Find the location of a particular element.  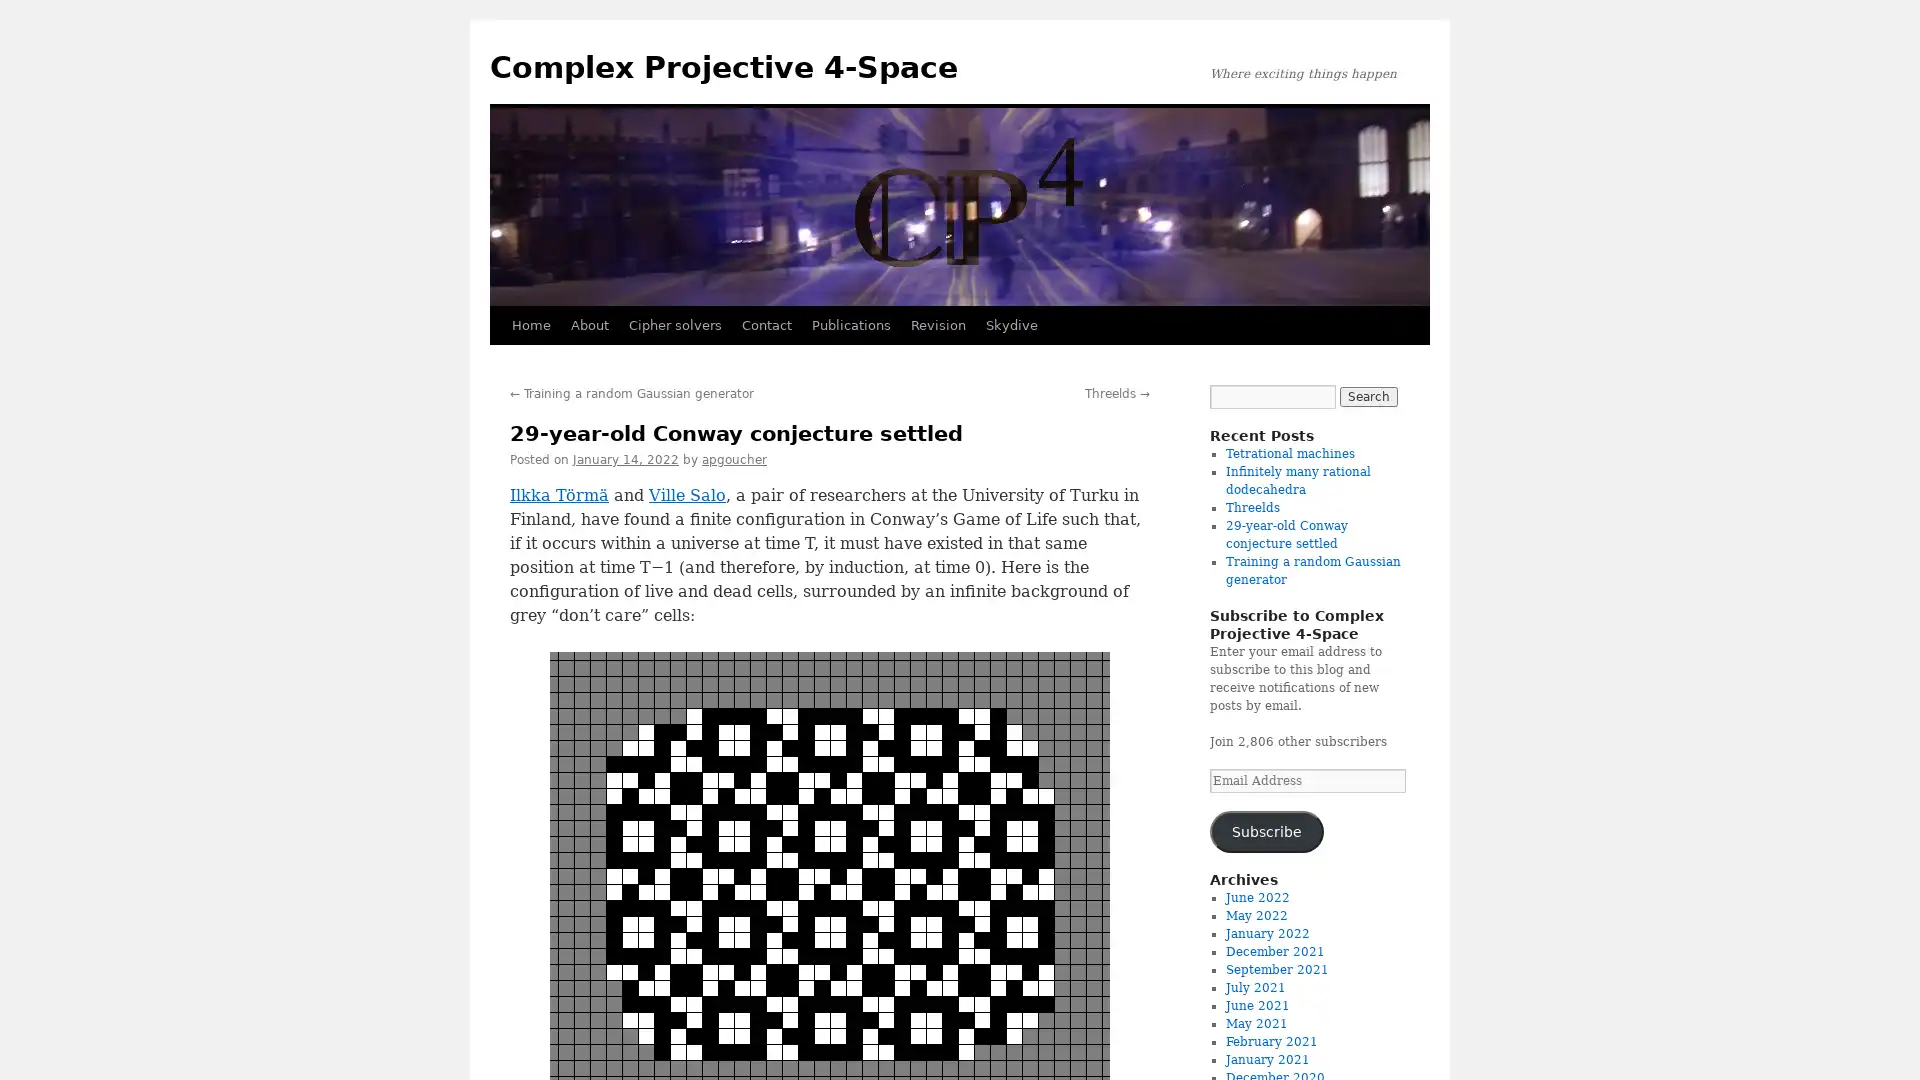

Subscribe is located at coordinates (1265, 832).